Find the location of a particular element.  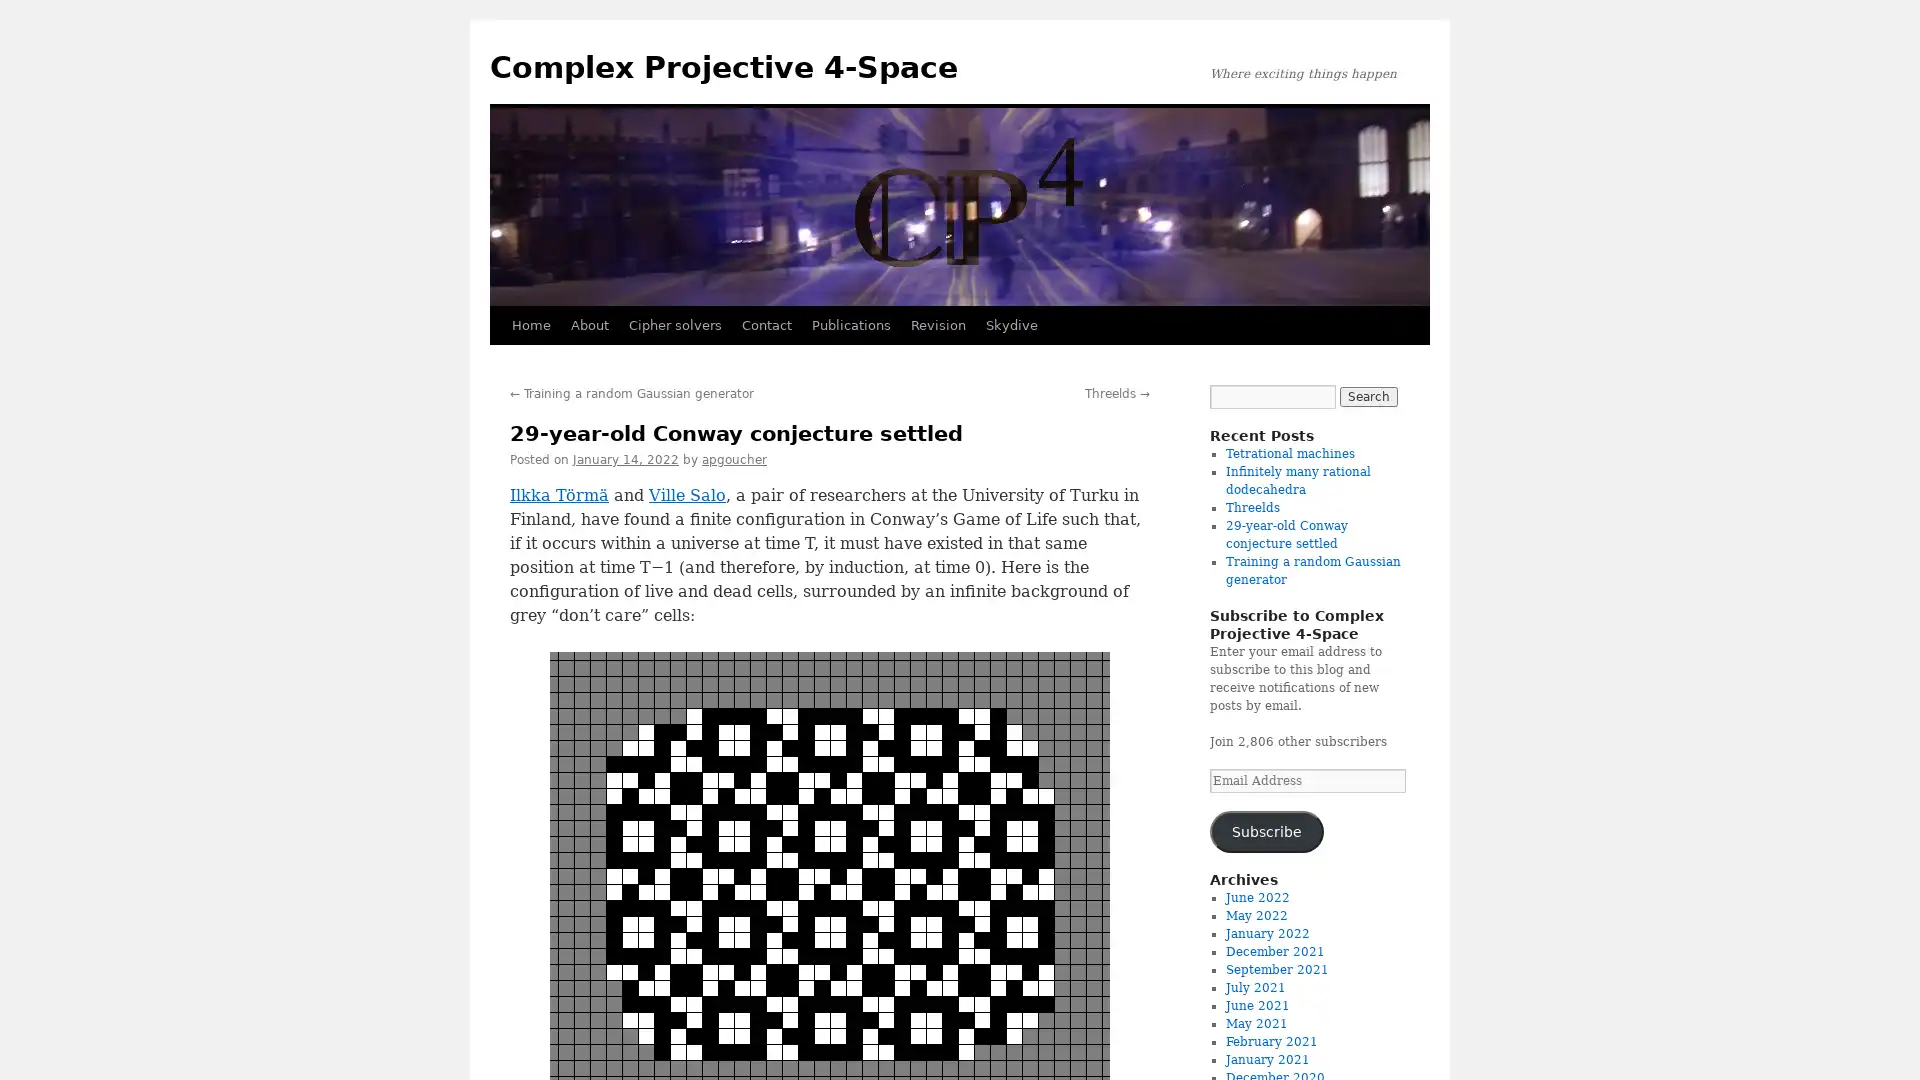

Subscribe is located at coordinates (1265, 832).